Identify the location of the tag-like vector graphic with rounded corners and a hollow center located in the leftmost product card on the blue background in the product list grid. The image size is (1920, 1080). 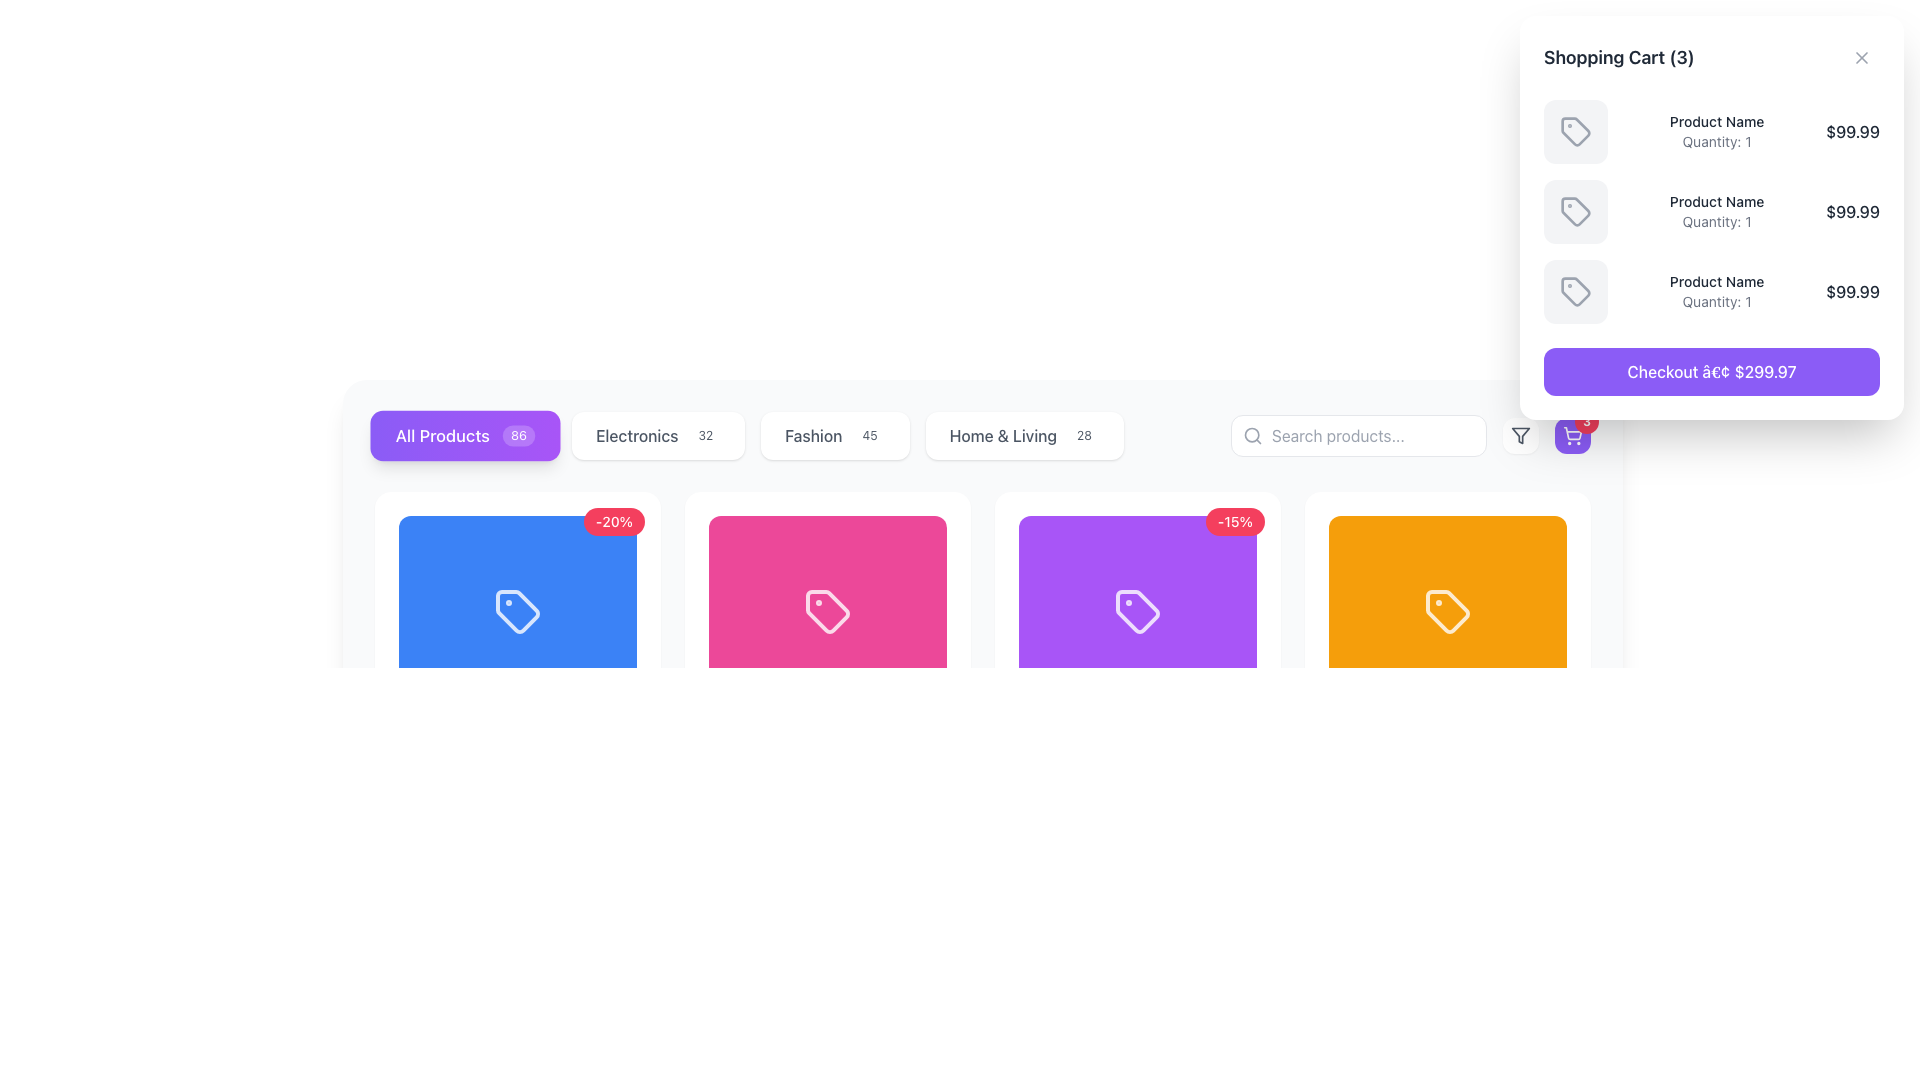
(518, 611).